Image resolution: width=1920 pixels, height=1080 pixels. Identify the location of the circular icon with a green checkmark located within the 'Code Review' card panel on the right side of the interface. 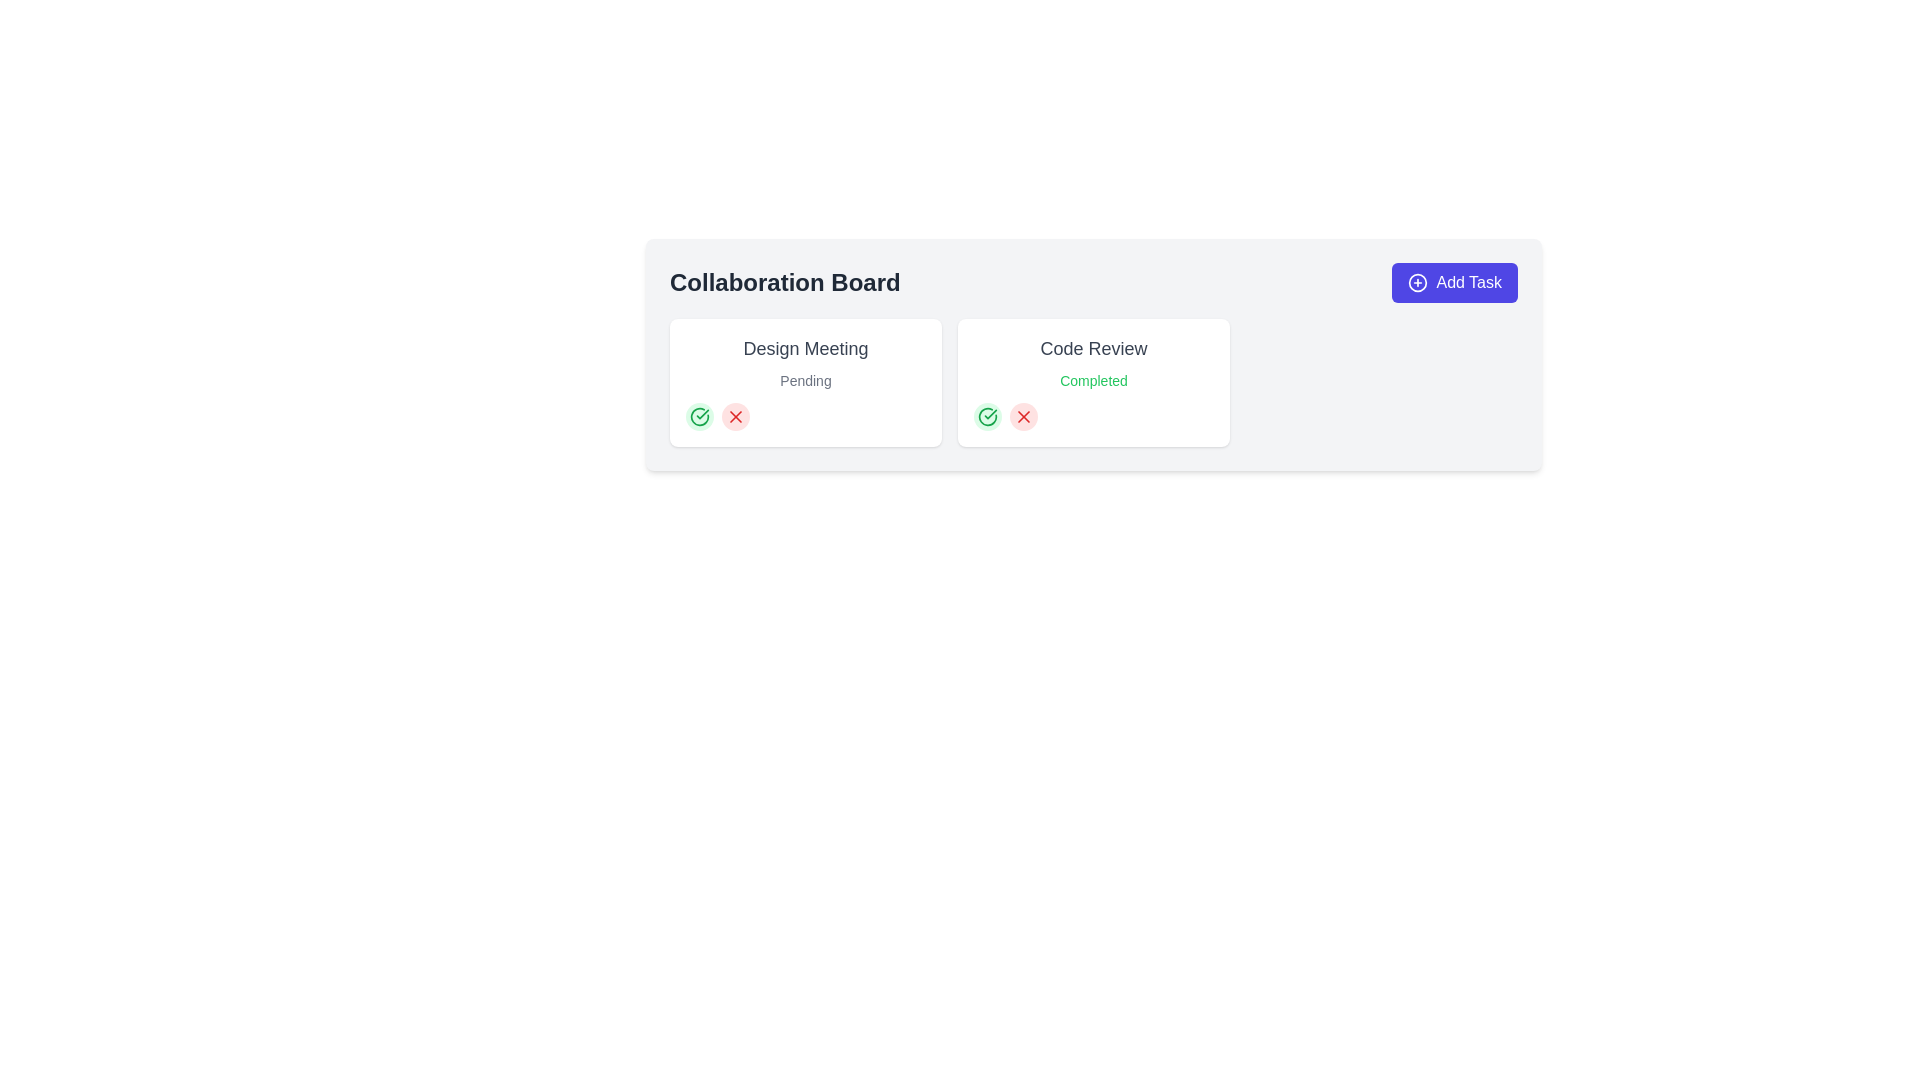
(988, 415).